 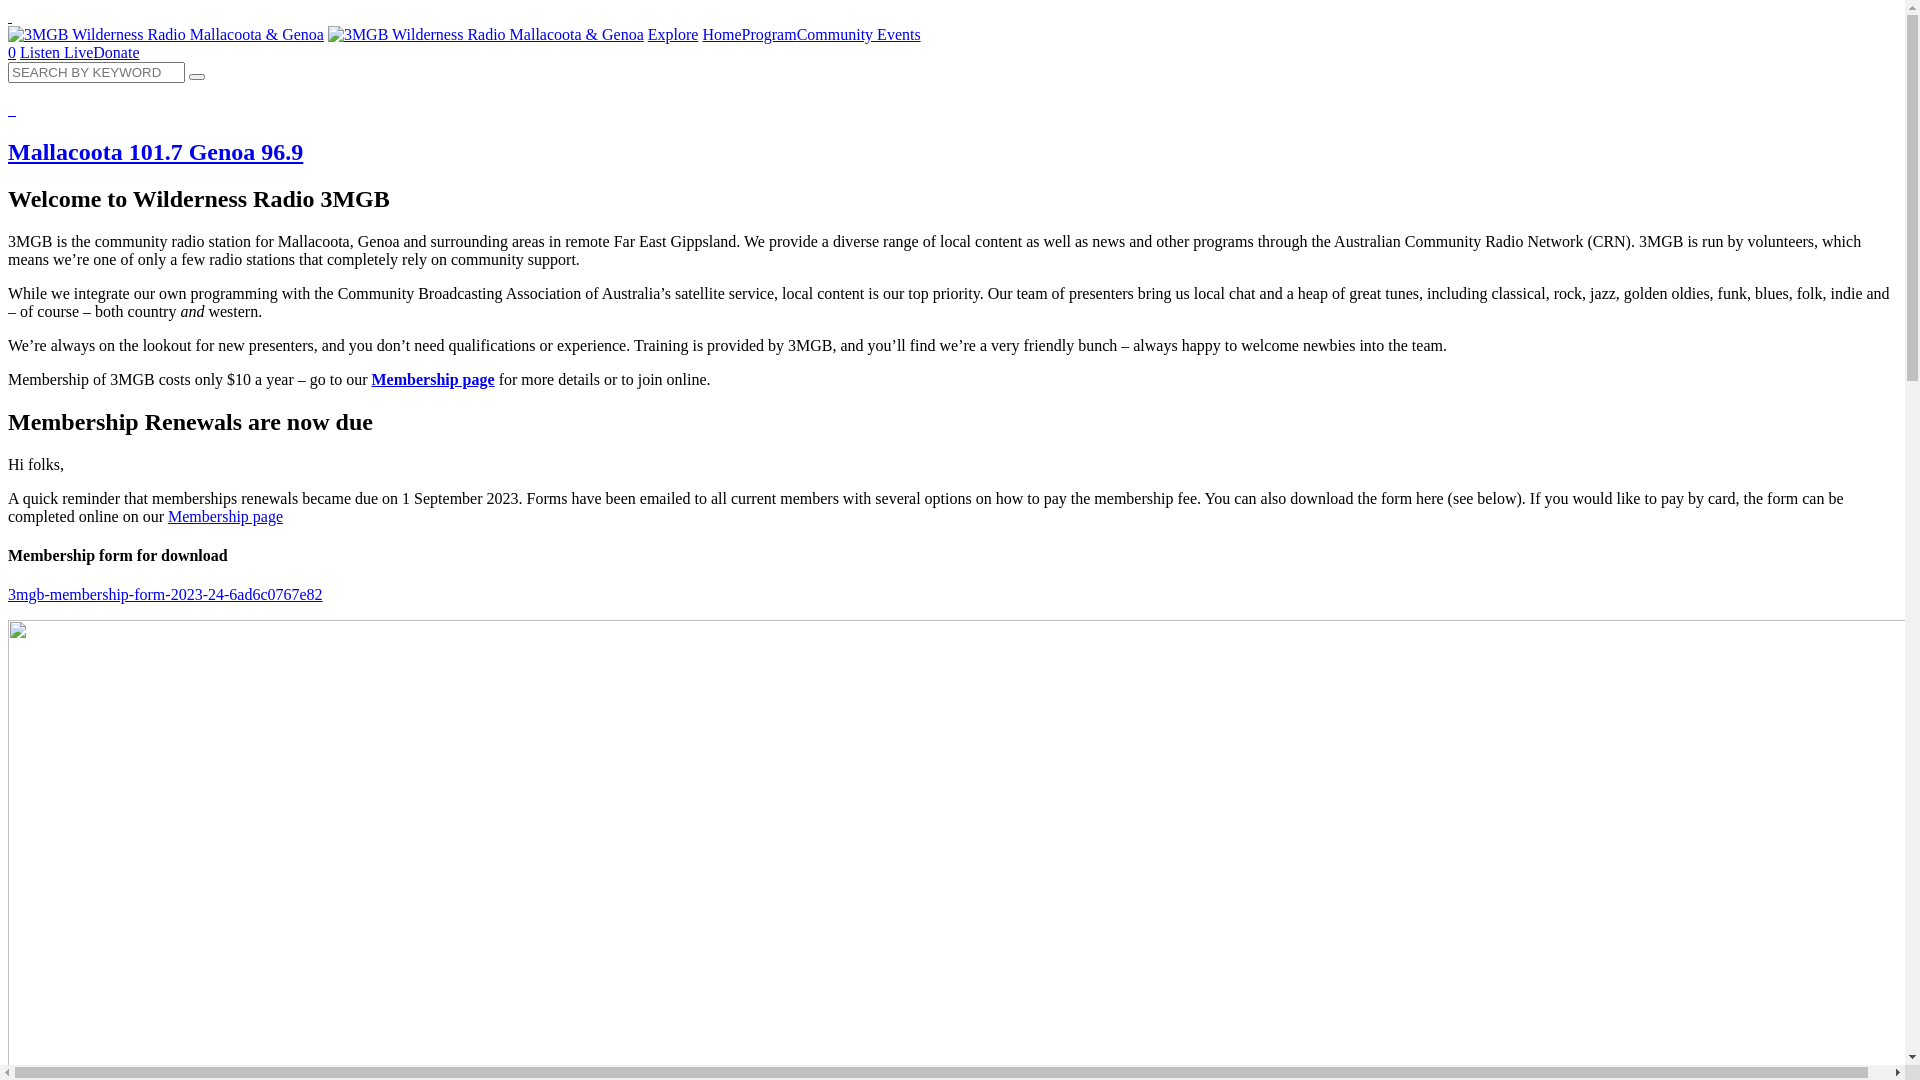 What do you see at coordinates (168, 515) in the screenshot?
I see `'Membership page'` at bounding box center [168, 515].